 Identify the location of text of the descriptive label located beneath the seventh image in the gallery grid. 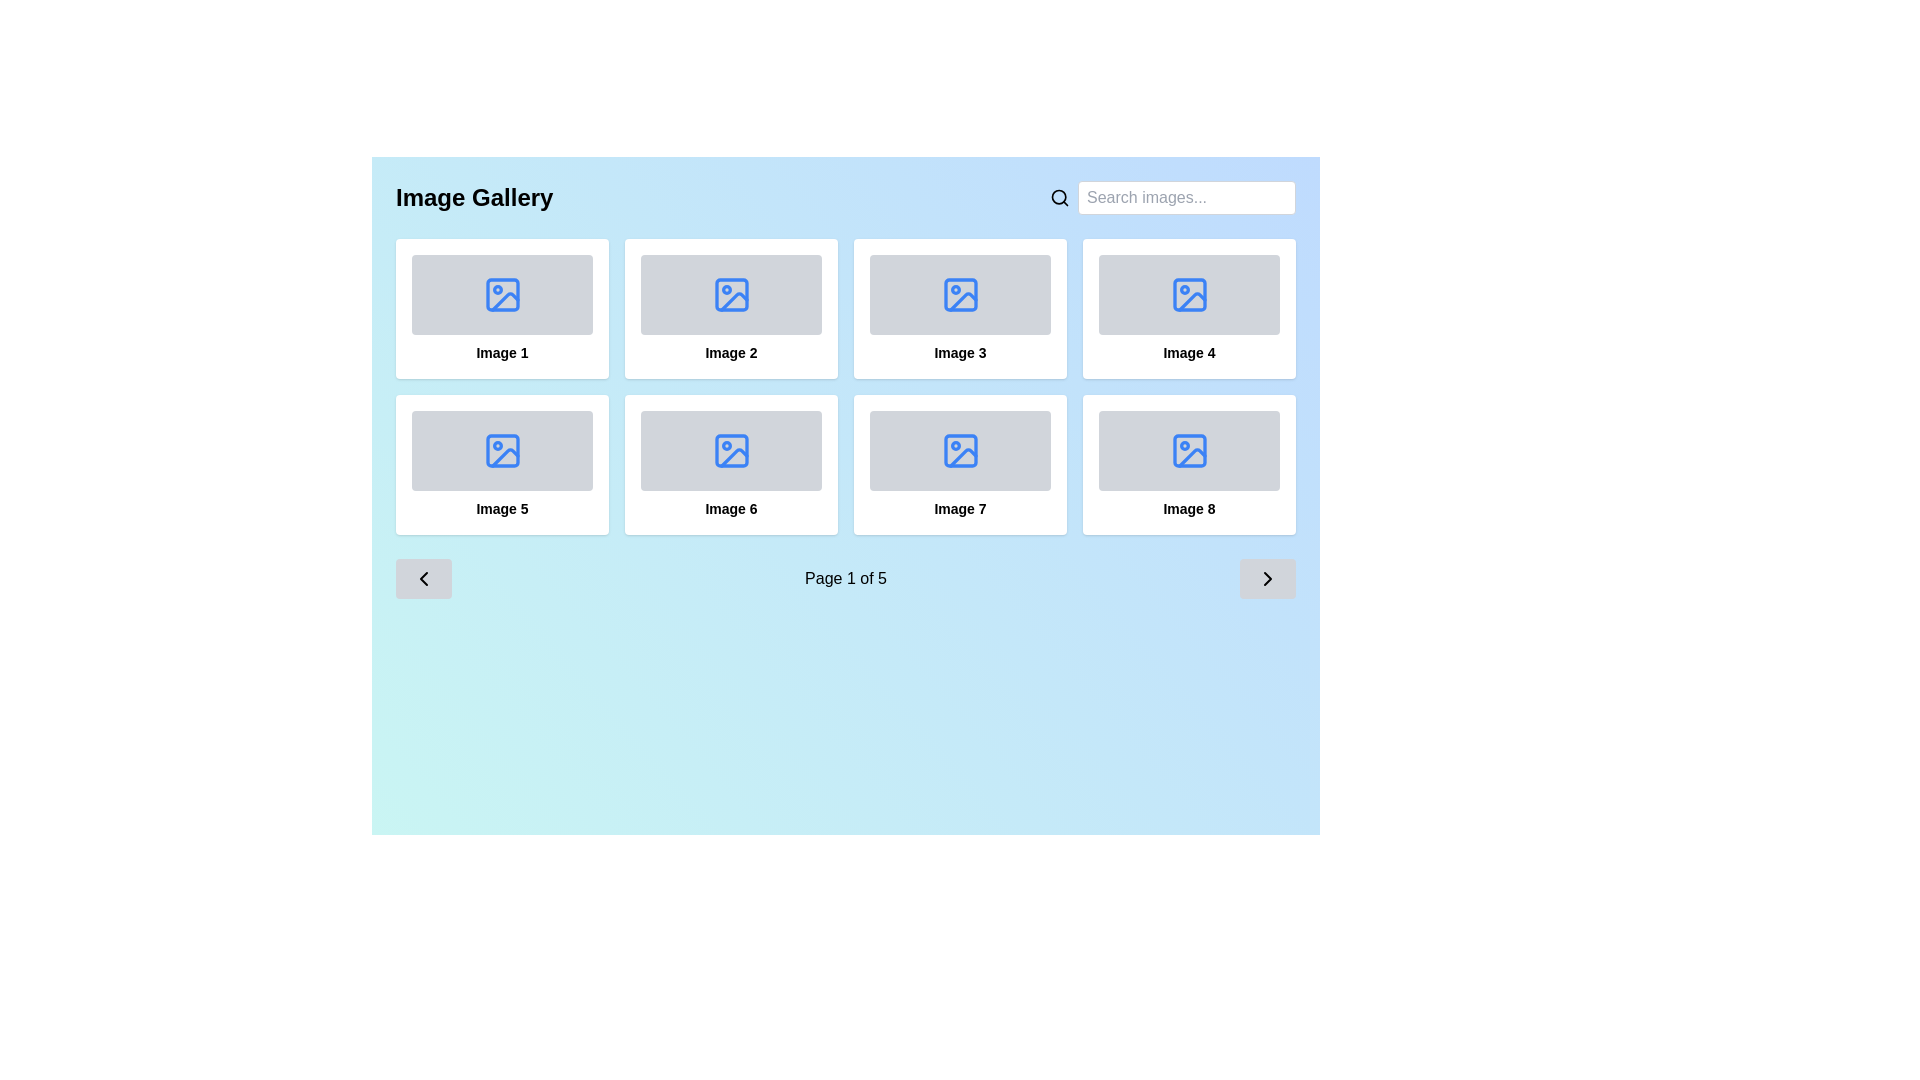
(960, 508).